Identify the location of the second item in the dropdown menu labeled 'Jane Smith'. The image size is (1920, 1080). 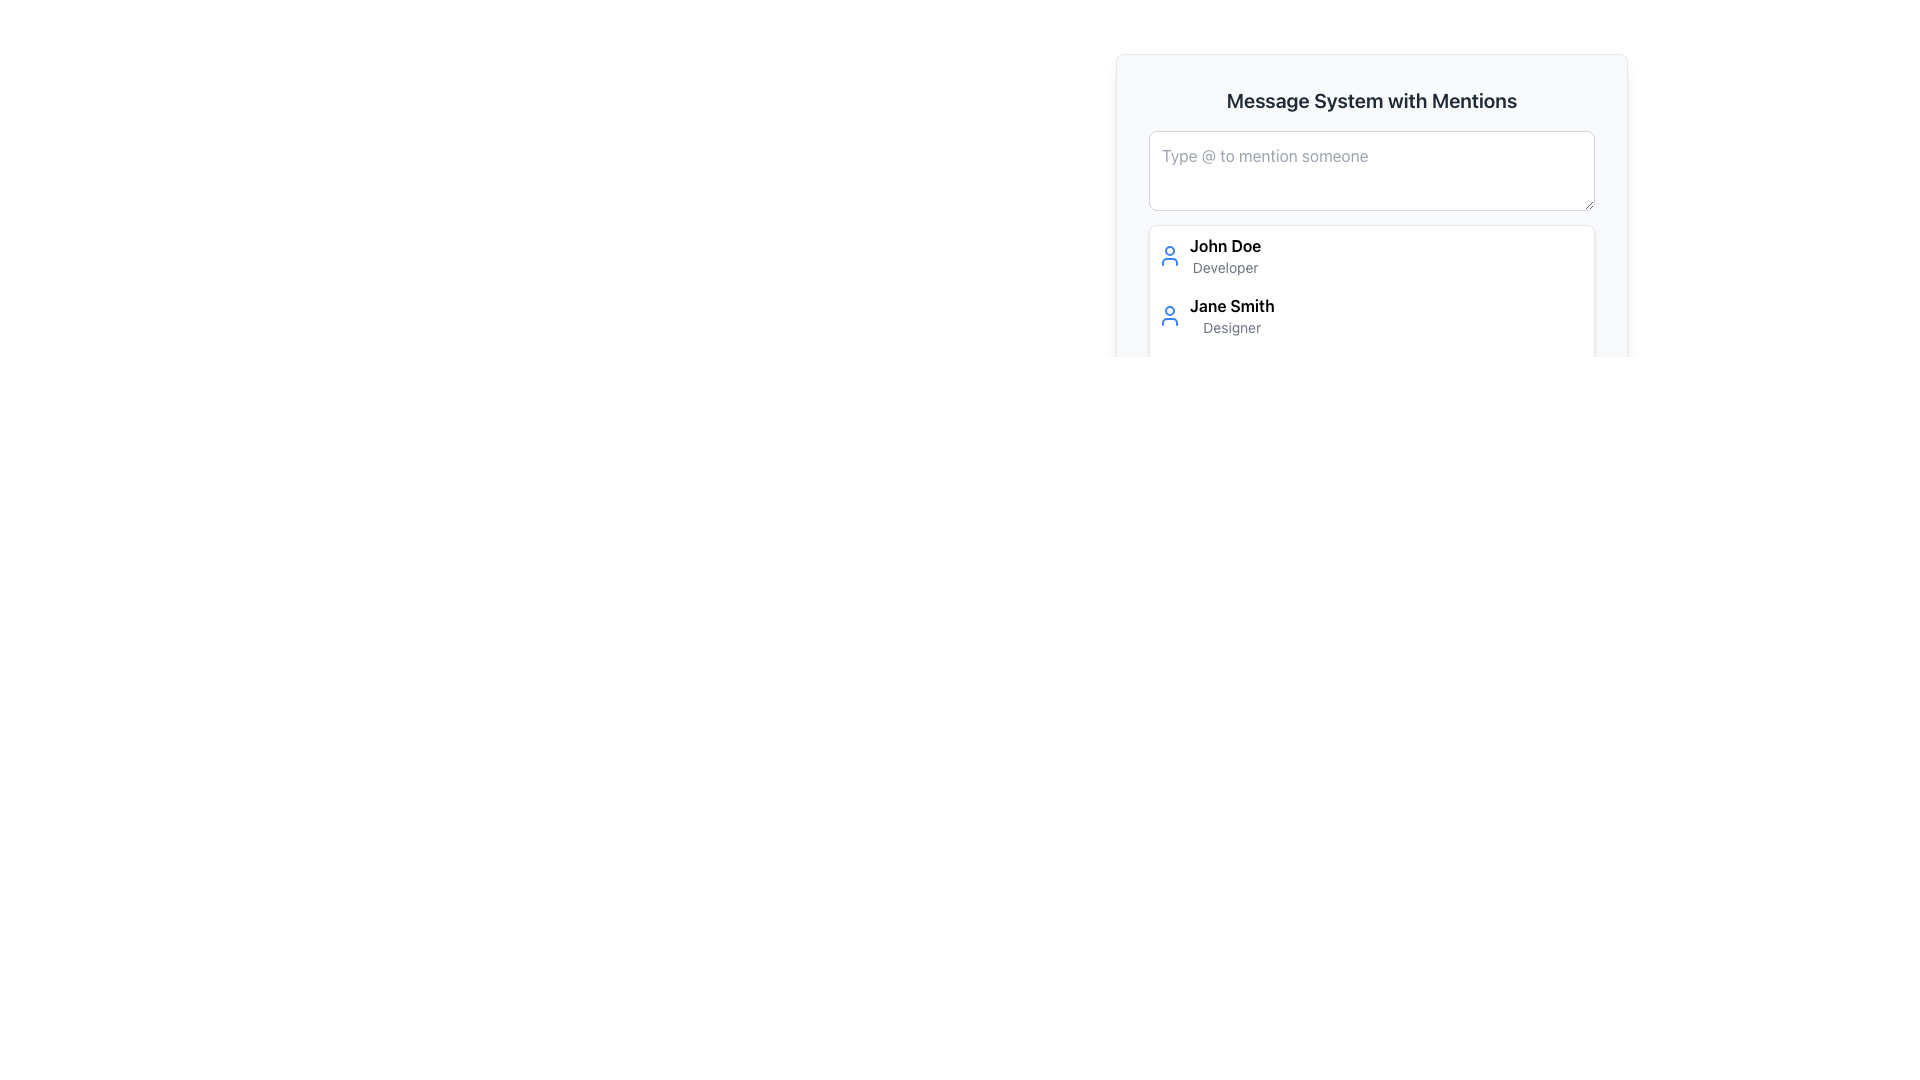
(1371, 315).